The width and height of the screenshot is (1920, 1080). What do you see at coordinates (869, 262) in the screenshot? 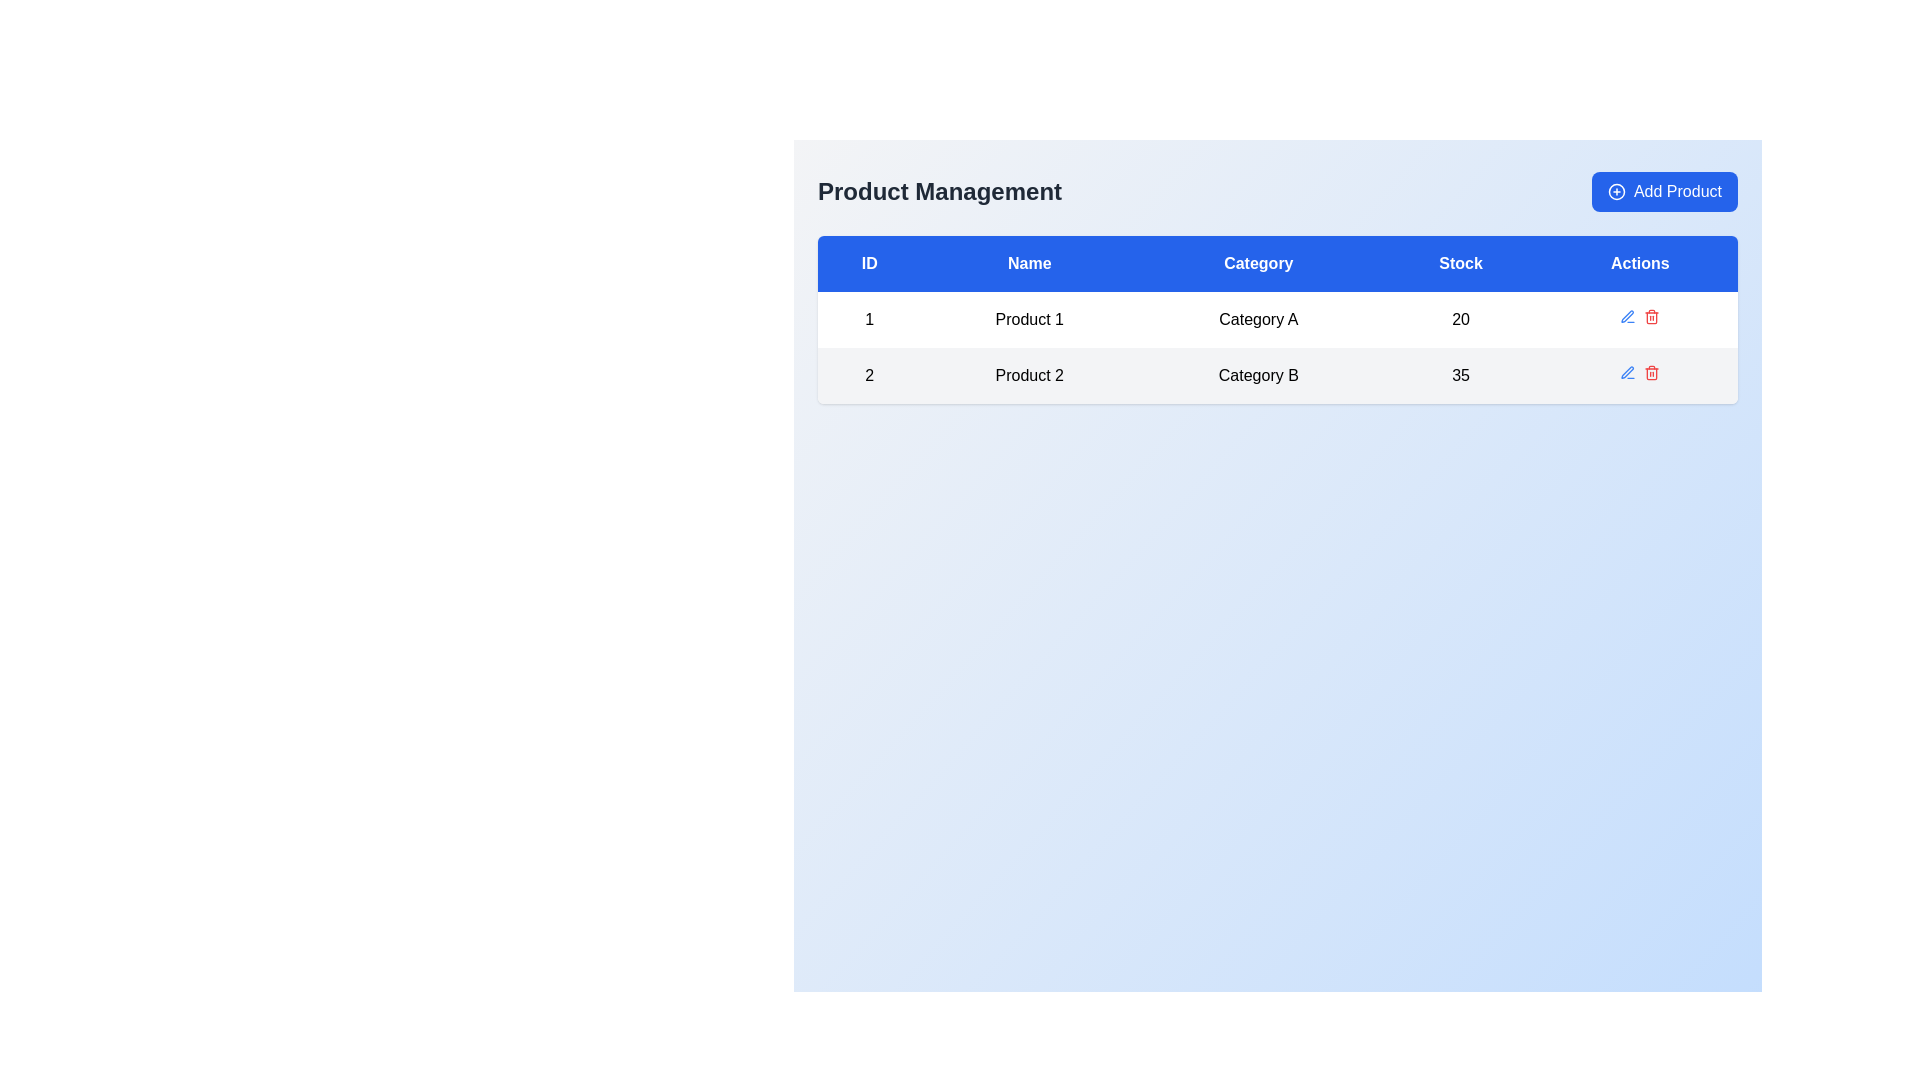
I see `the header label for the first column of the table, which displays unique identifiers for the table rows` at bounding box center [869, 262].